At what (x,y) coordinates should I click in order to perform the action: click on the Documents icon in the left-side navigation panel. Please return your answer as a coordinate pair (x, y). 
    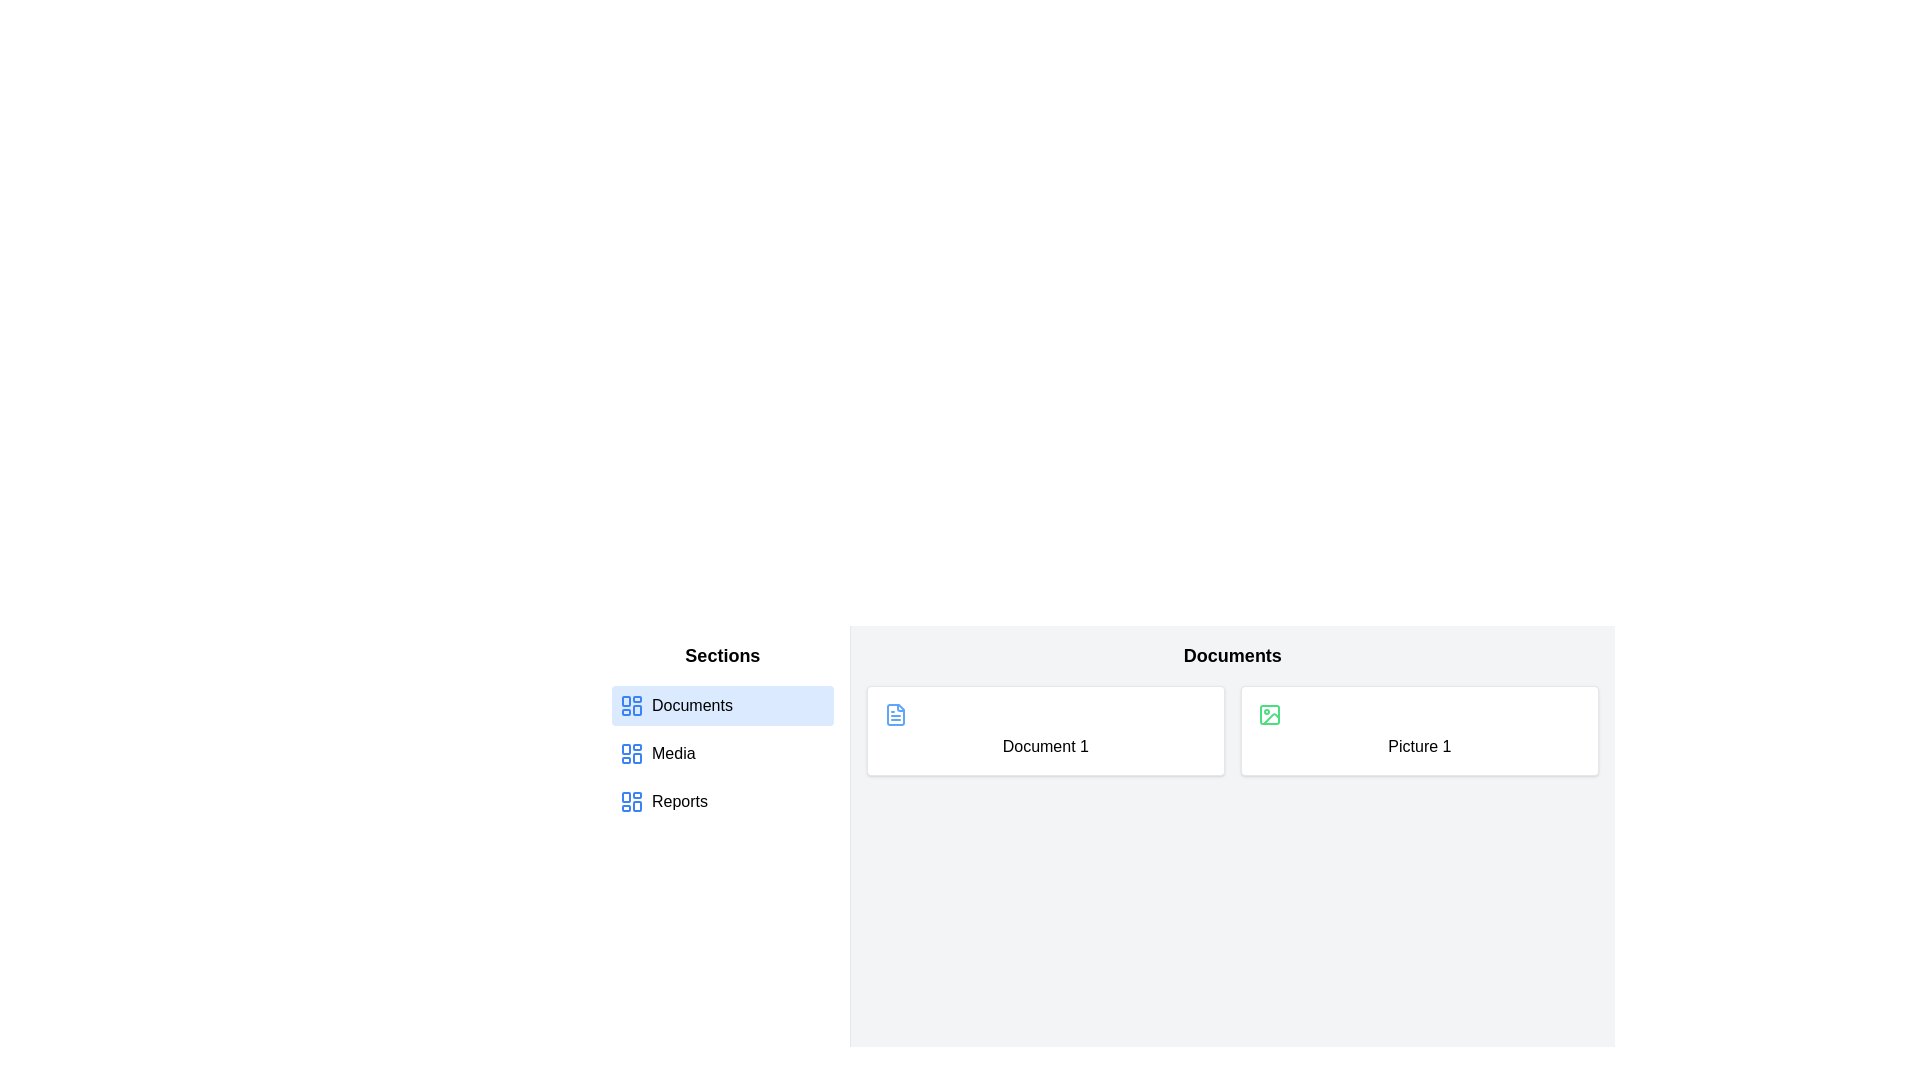
    Looking at the image, I should click on (631, 704).